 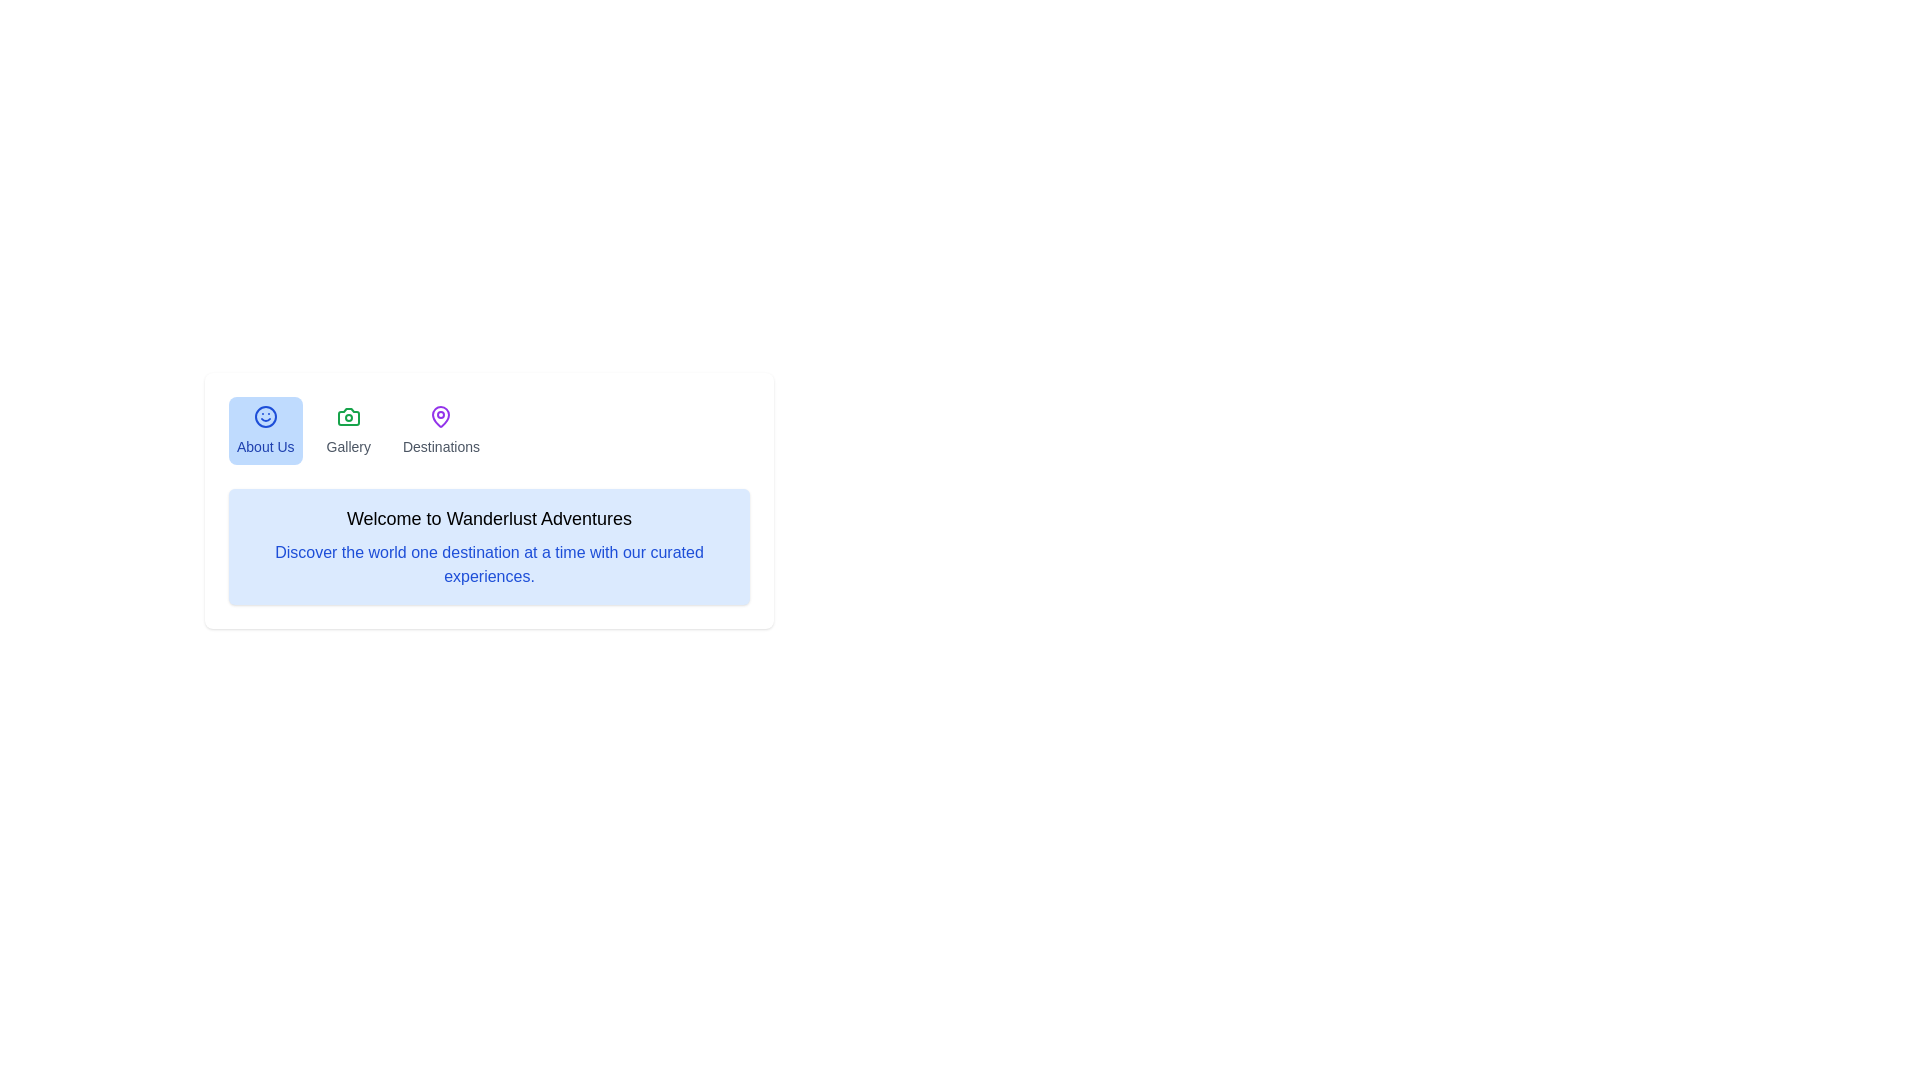 I want to click on the tab labeled Destinations to view its content, so click(x=440, y=430).